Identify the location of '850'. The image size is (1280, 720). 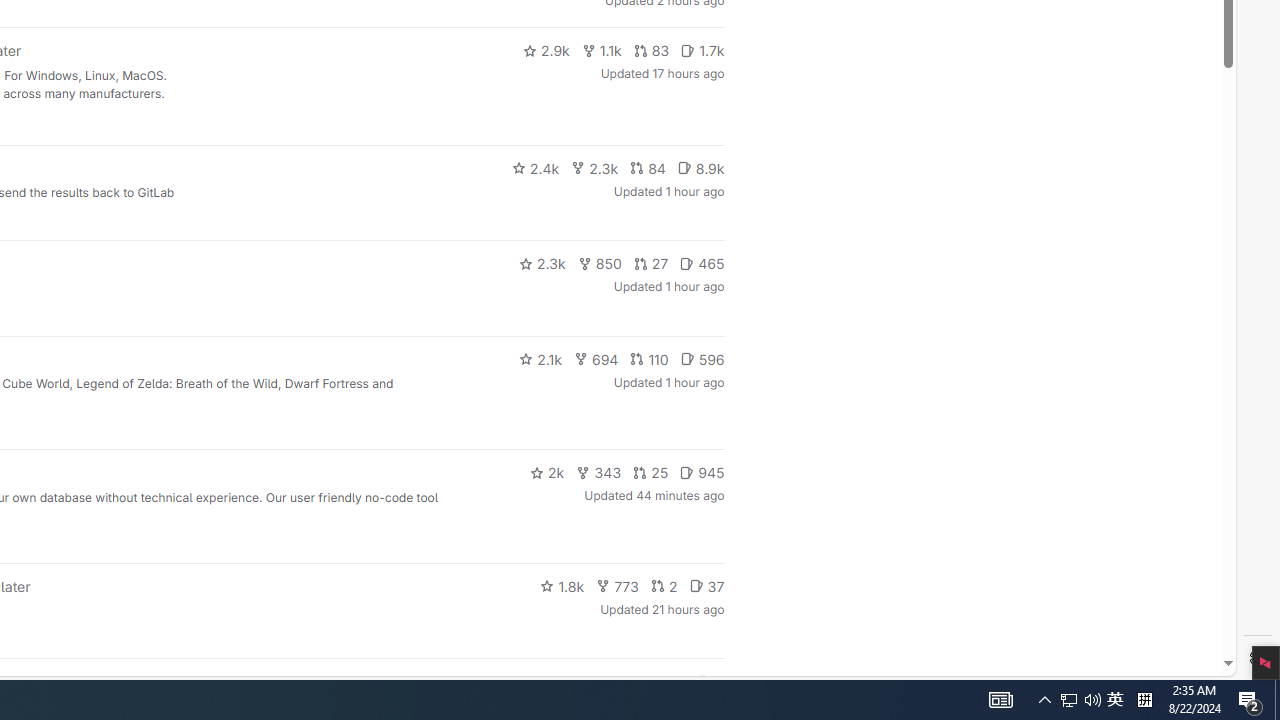
(598, 262).